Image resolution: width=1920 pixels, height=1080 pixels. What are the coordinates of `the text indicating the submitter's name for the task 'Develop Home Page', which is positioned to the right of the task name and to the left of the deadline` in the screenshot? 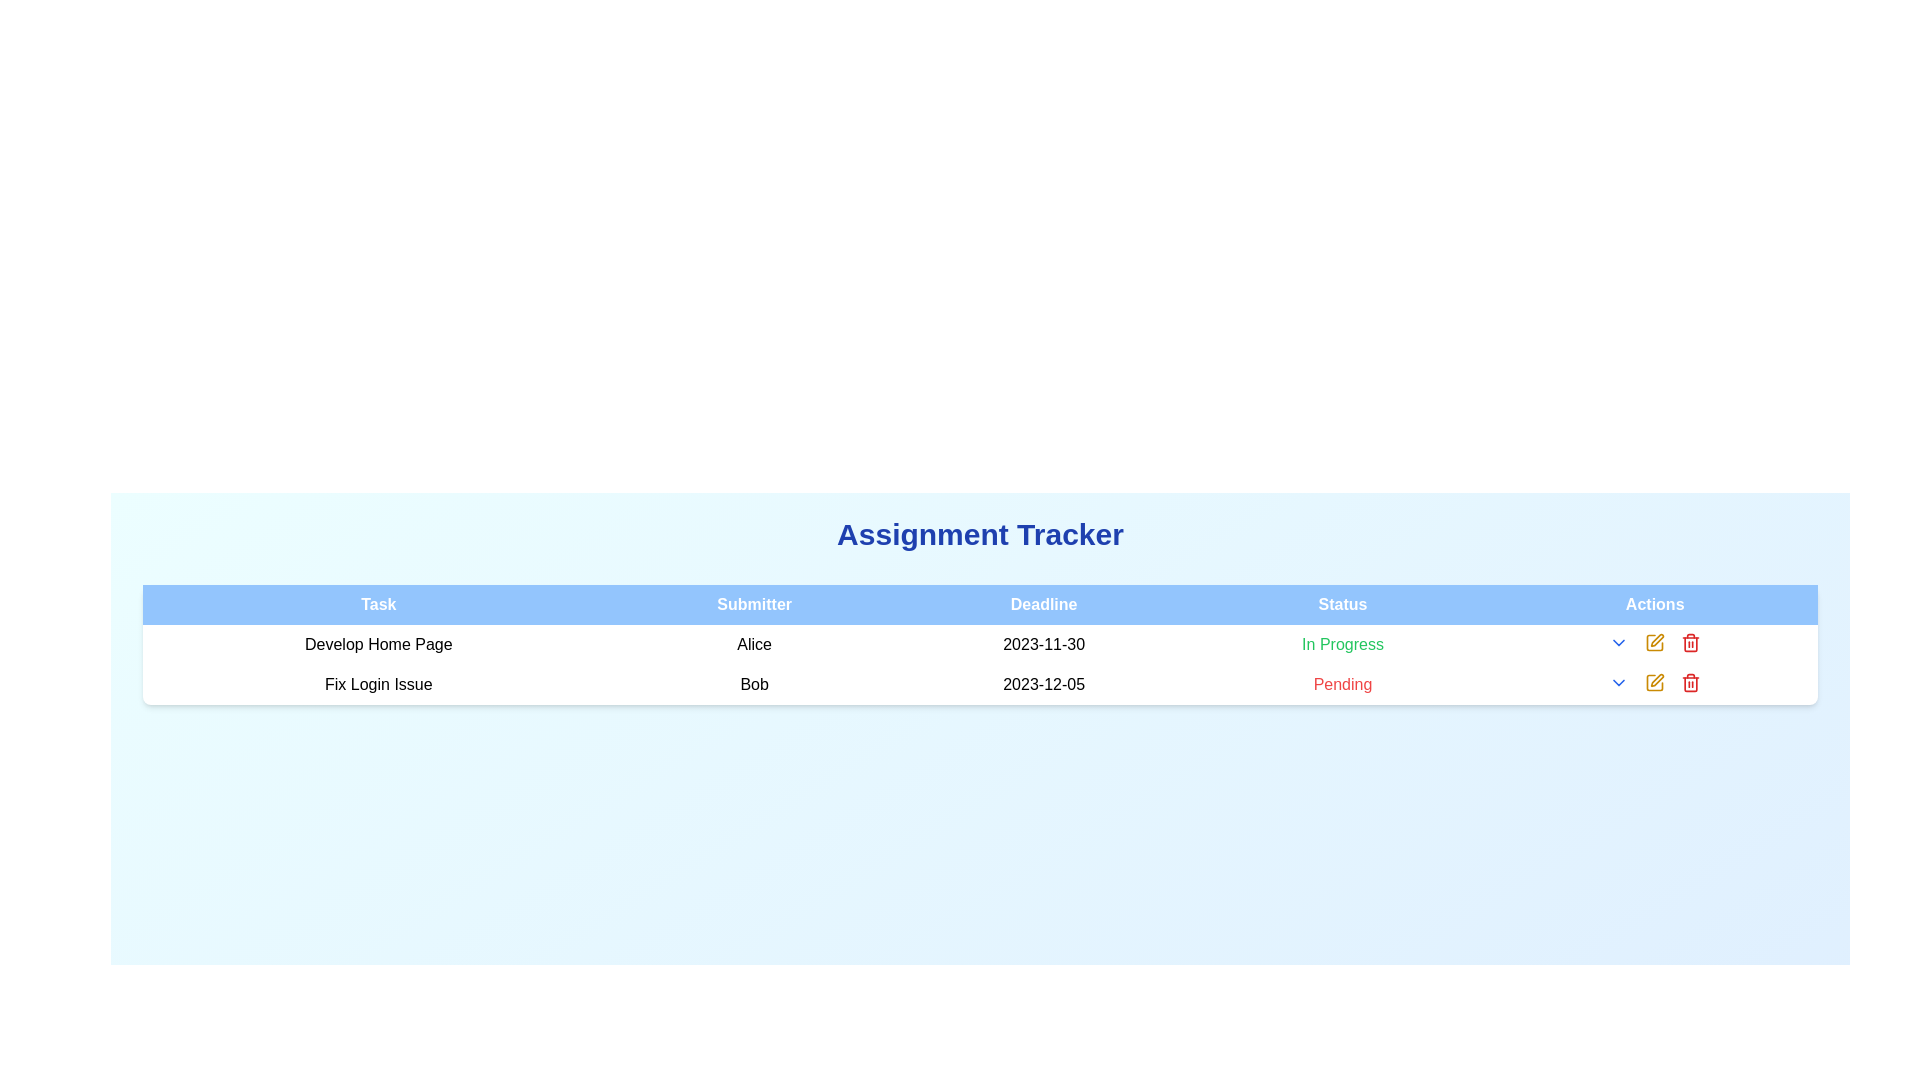 It's located at (753, 644).